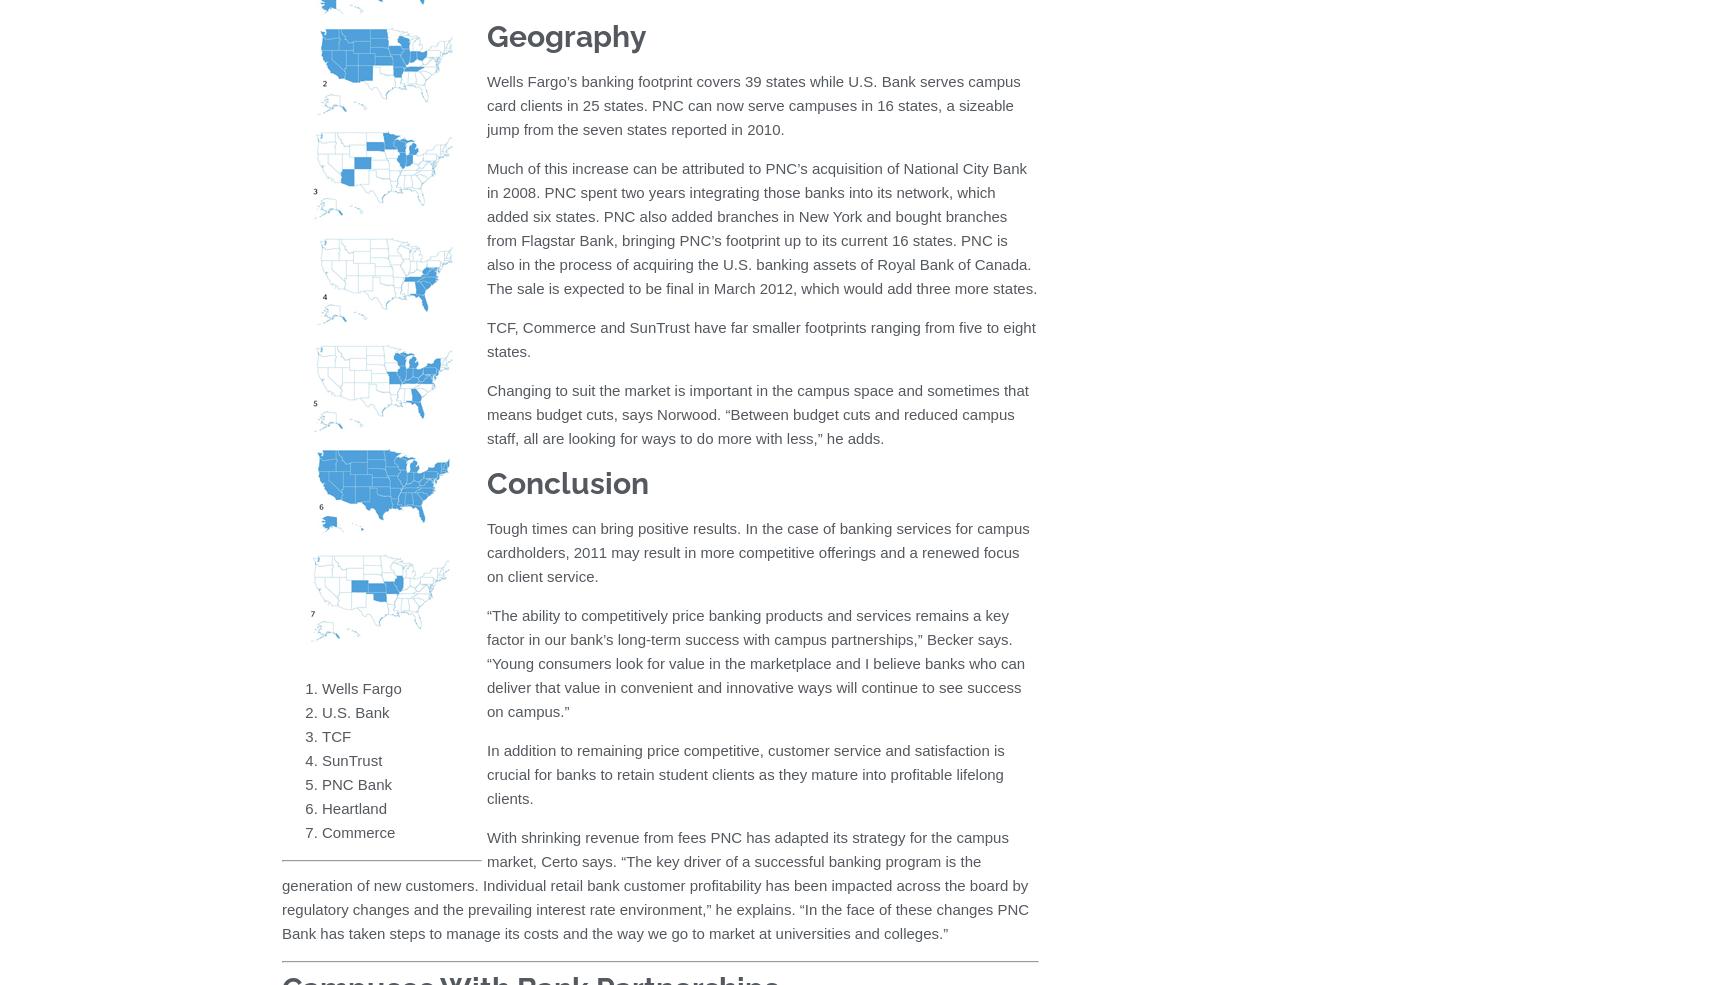 The width and height of the screenshot is (1724, 985). I want to click on 'Geography', so click(566, 35).